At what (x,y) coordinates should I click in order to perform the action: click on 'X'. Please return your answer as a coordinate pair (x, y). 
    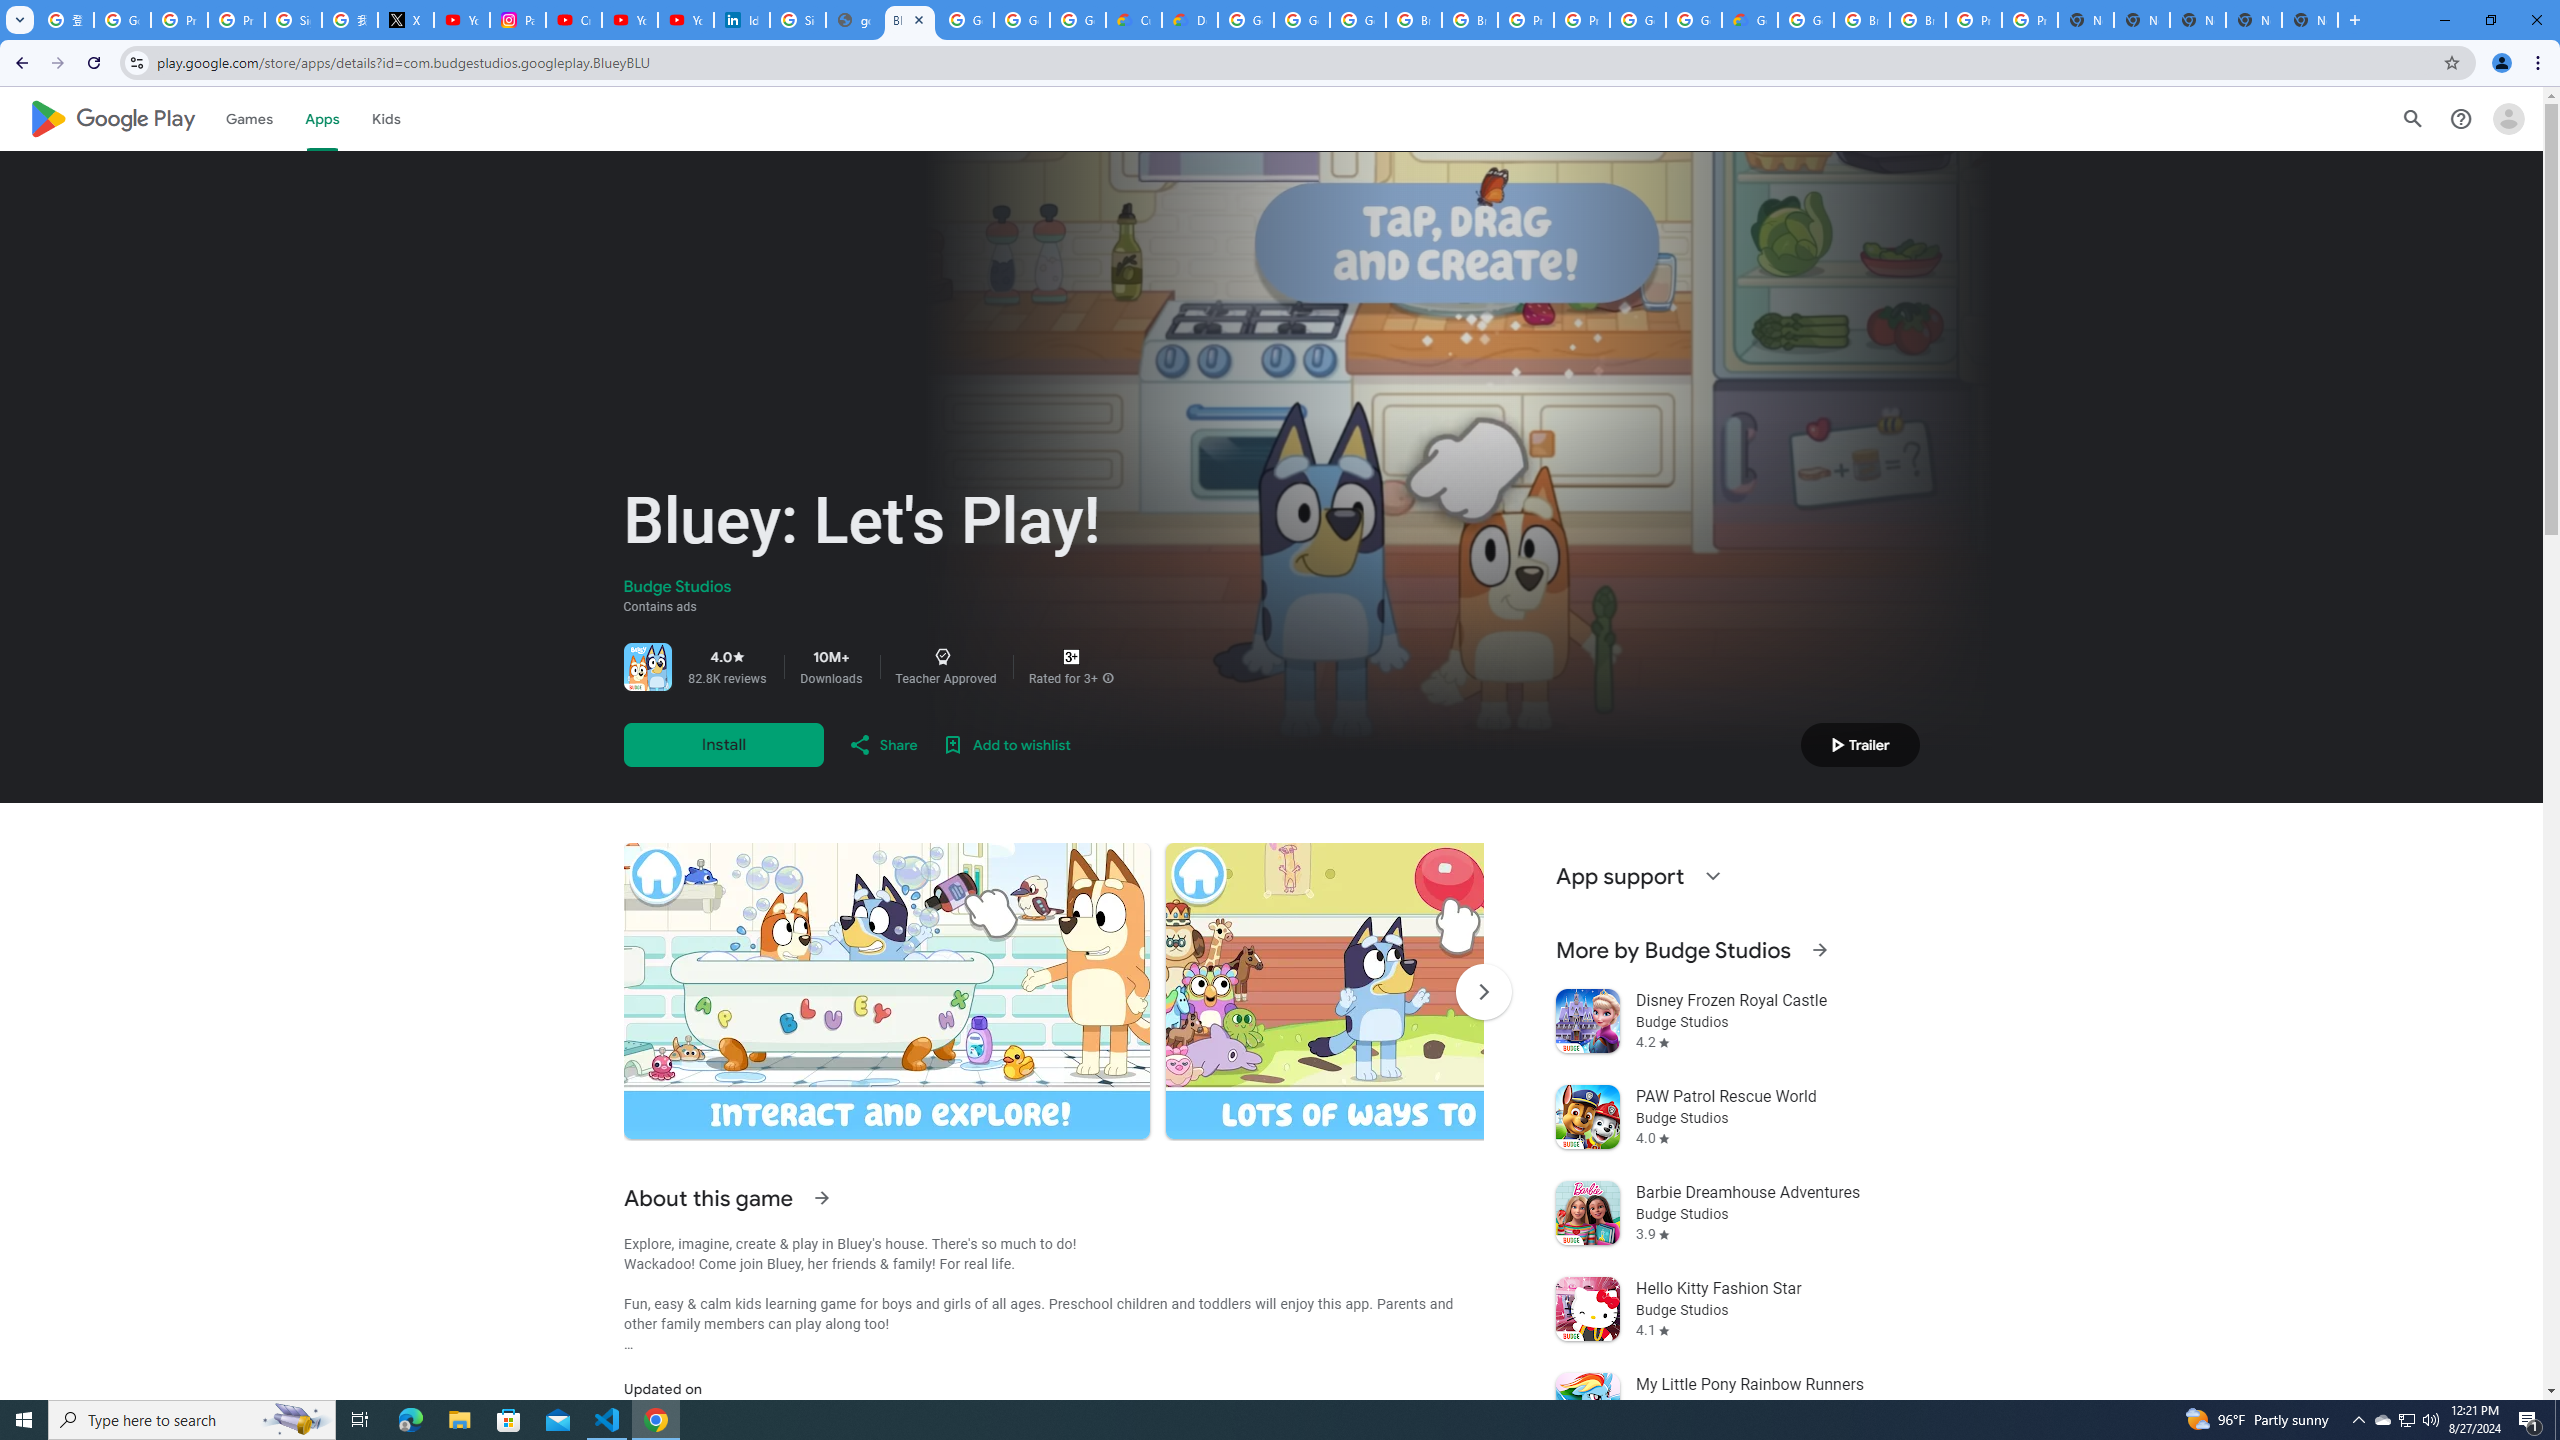
    Looking at the image, I should click on (404, 19).